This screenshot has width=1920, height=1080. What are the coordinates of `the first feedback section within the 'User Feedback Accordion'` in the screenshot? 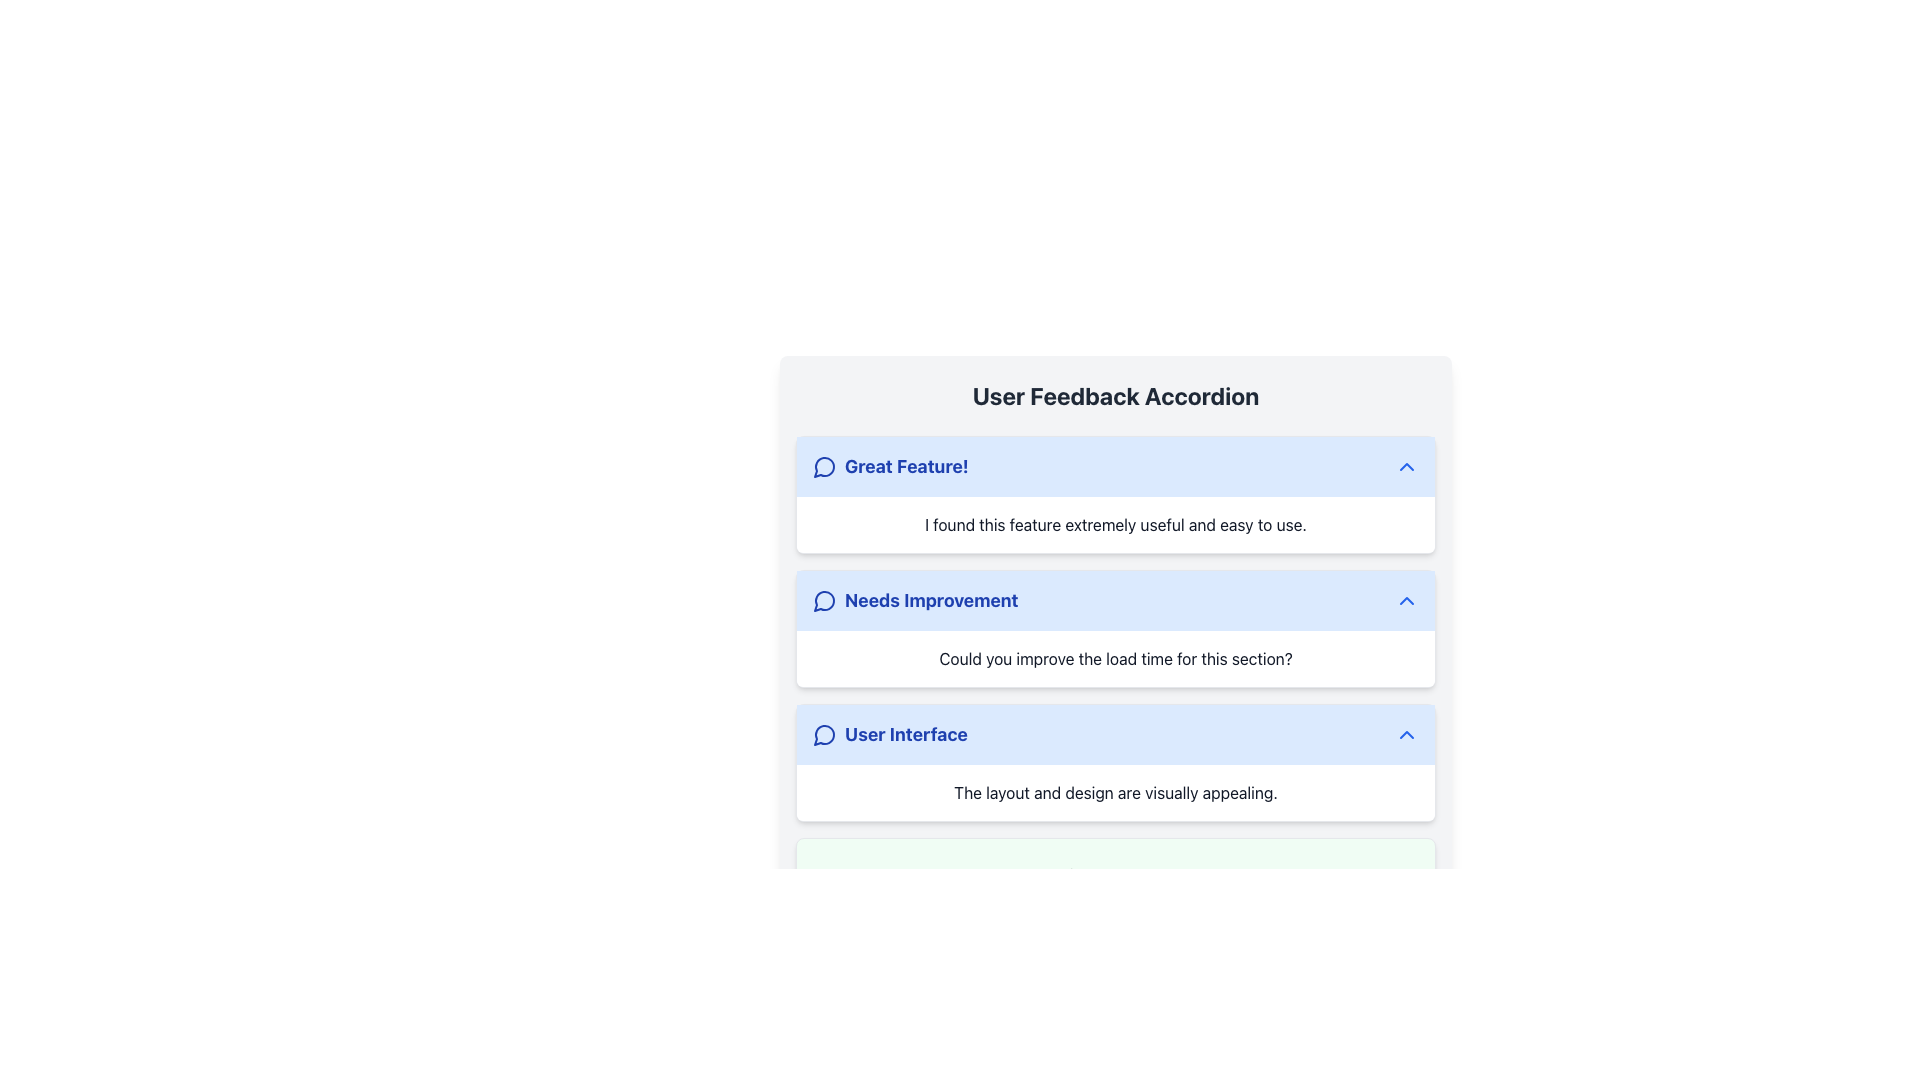 It's located at (1115, 494).